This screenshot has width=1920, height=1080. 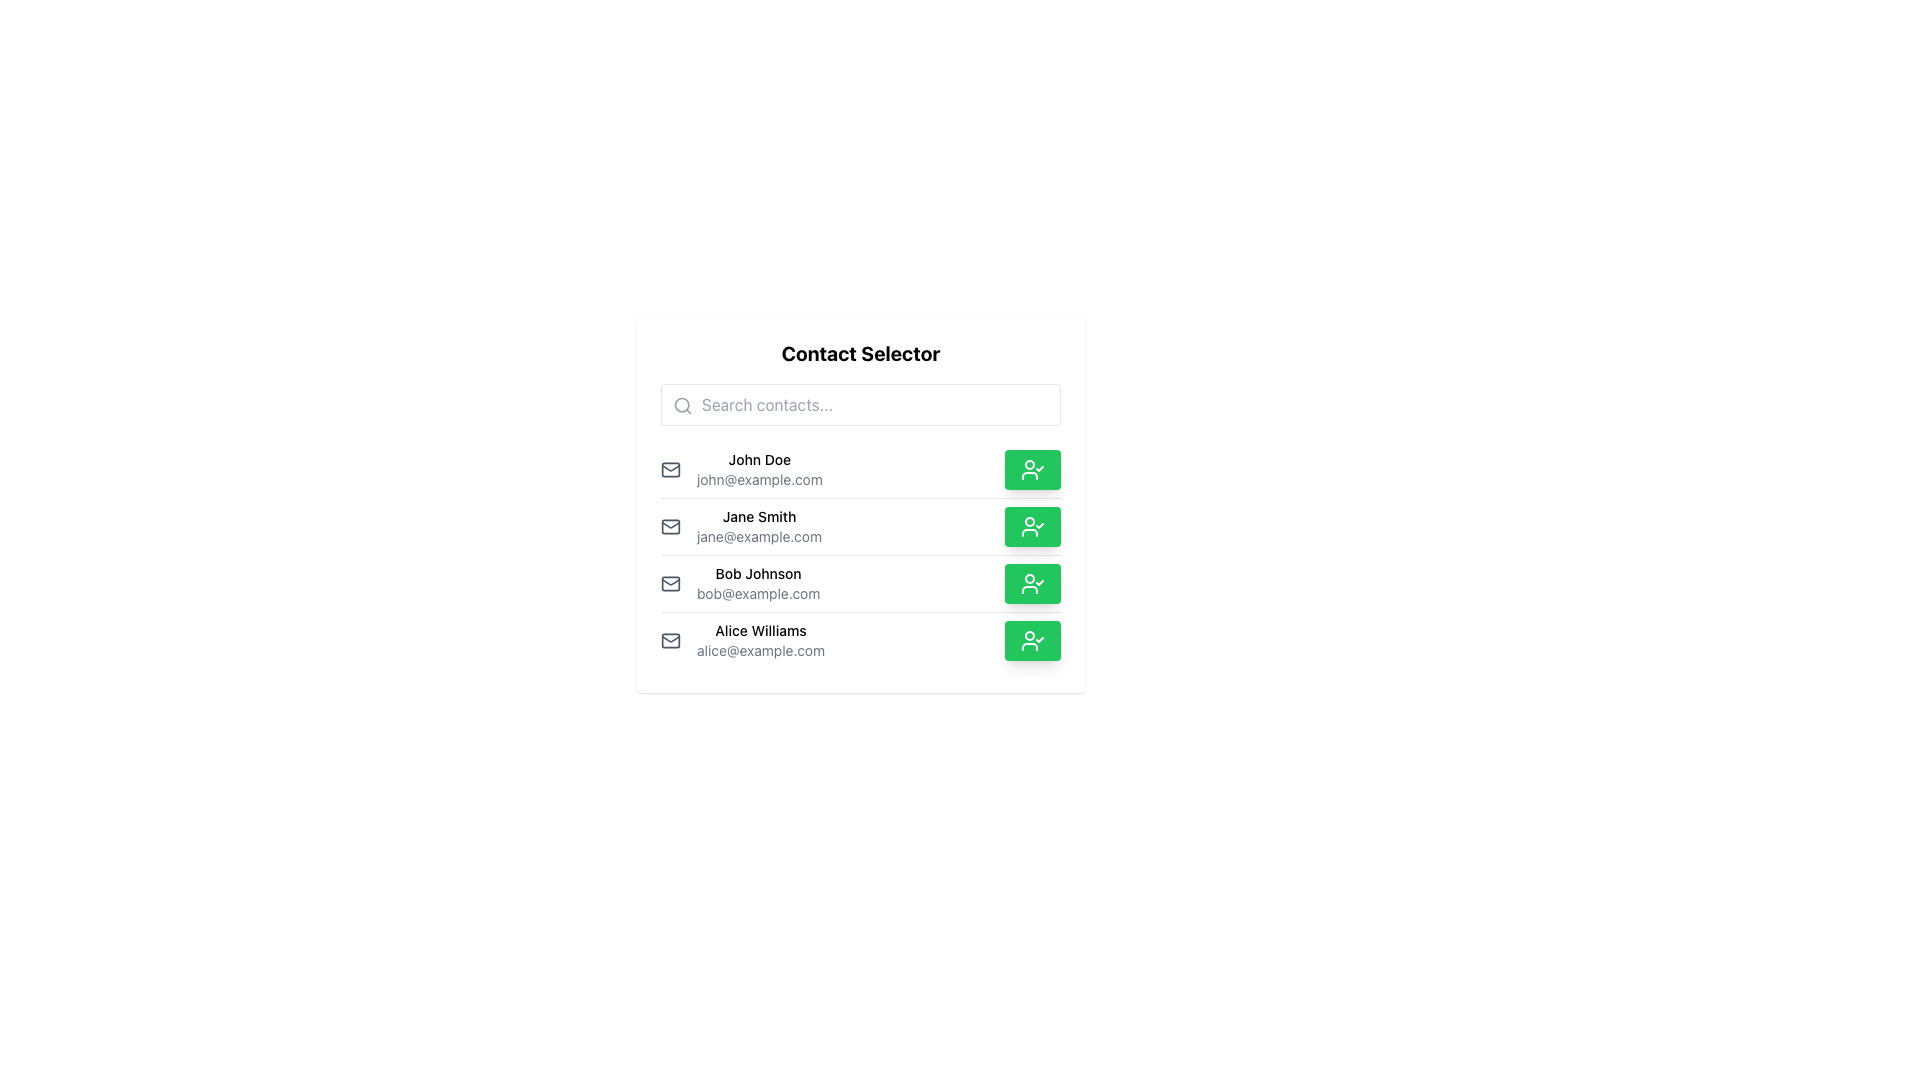 What do you see at coordinates (1032, 526) in the screenshot?
I see `the button that triggers the action for confirming the contact 'Jane Smith', located to the far right of her row in the contact list` at bounding box center [1032, 526].